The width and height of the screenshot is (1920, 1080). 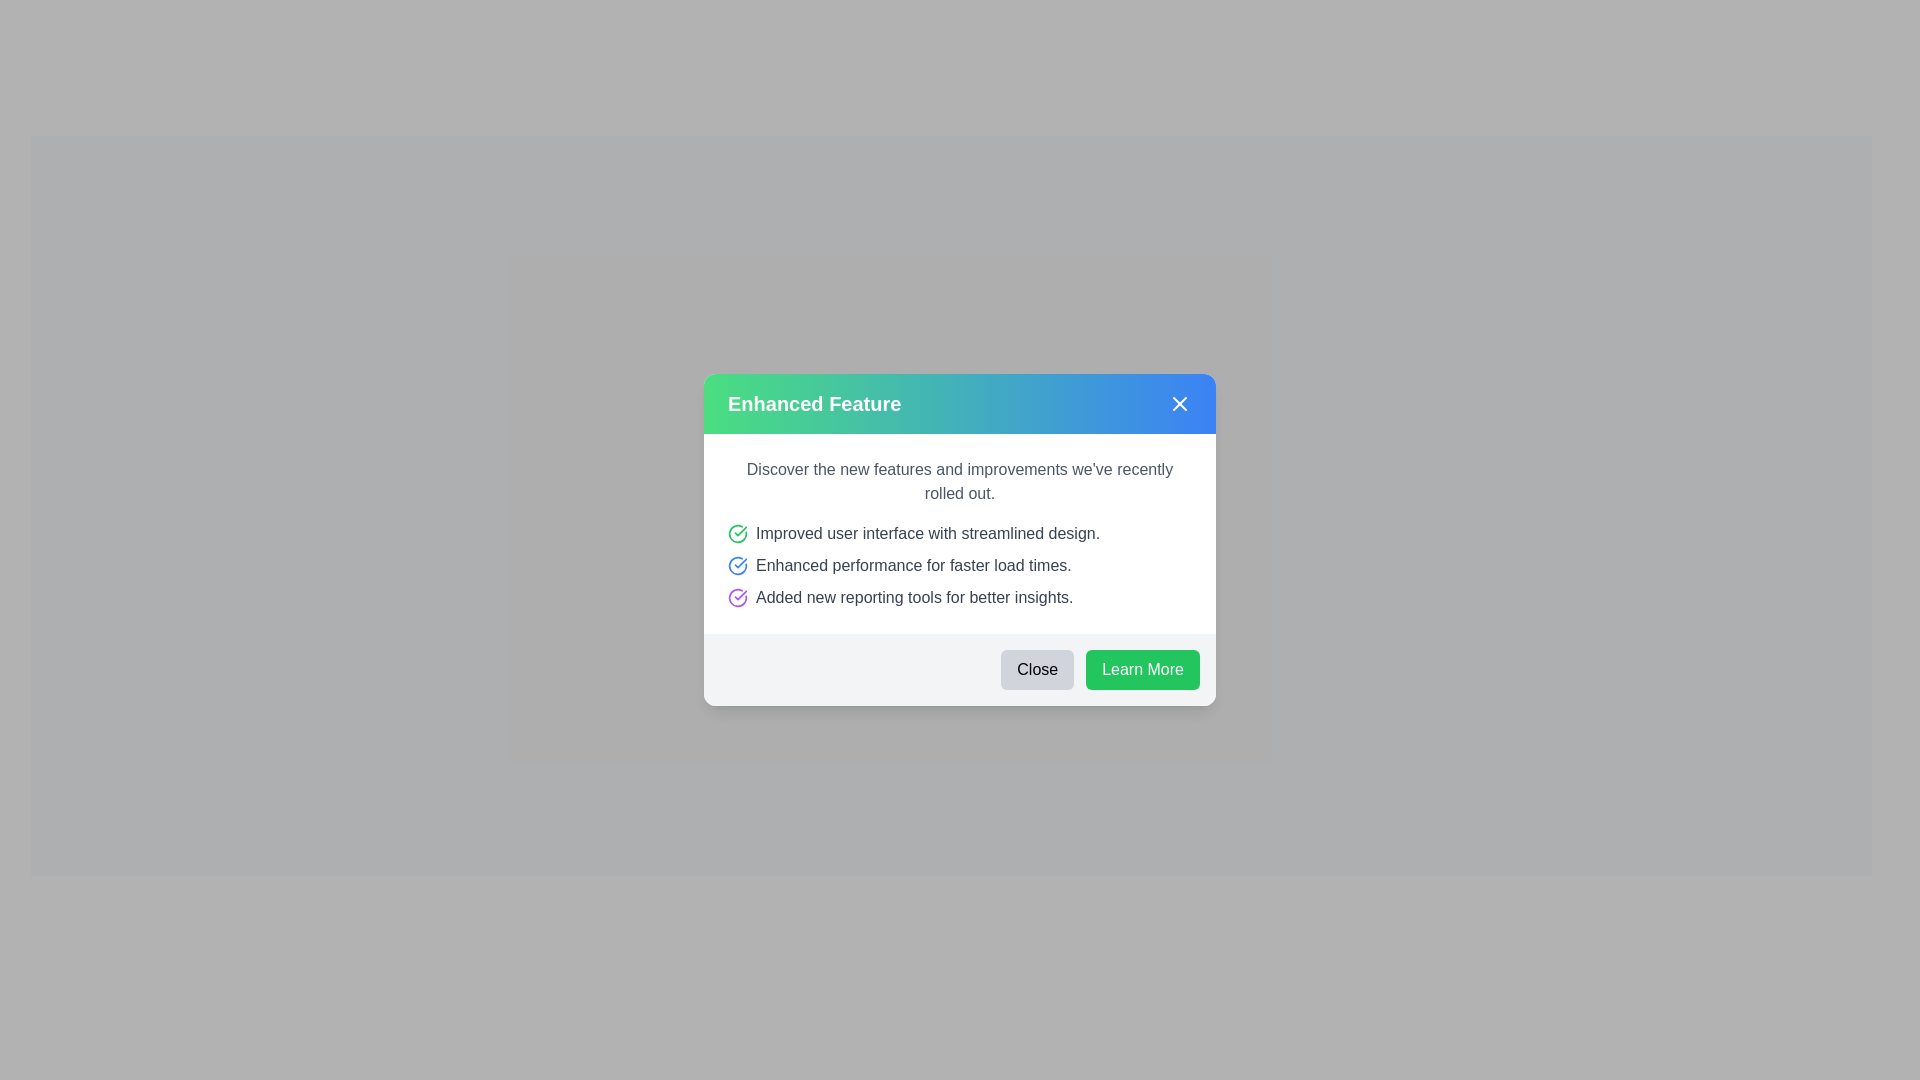 I want to click on the Text label that serves as the title of the modal dialog, positioned at the top-left of the header bar, so click(x=814, y=404).